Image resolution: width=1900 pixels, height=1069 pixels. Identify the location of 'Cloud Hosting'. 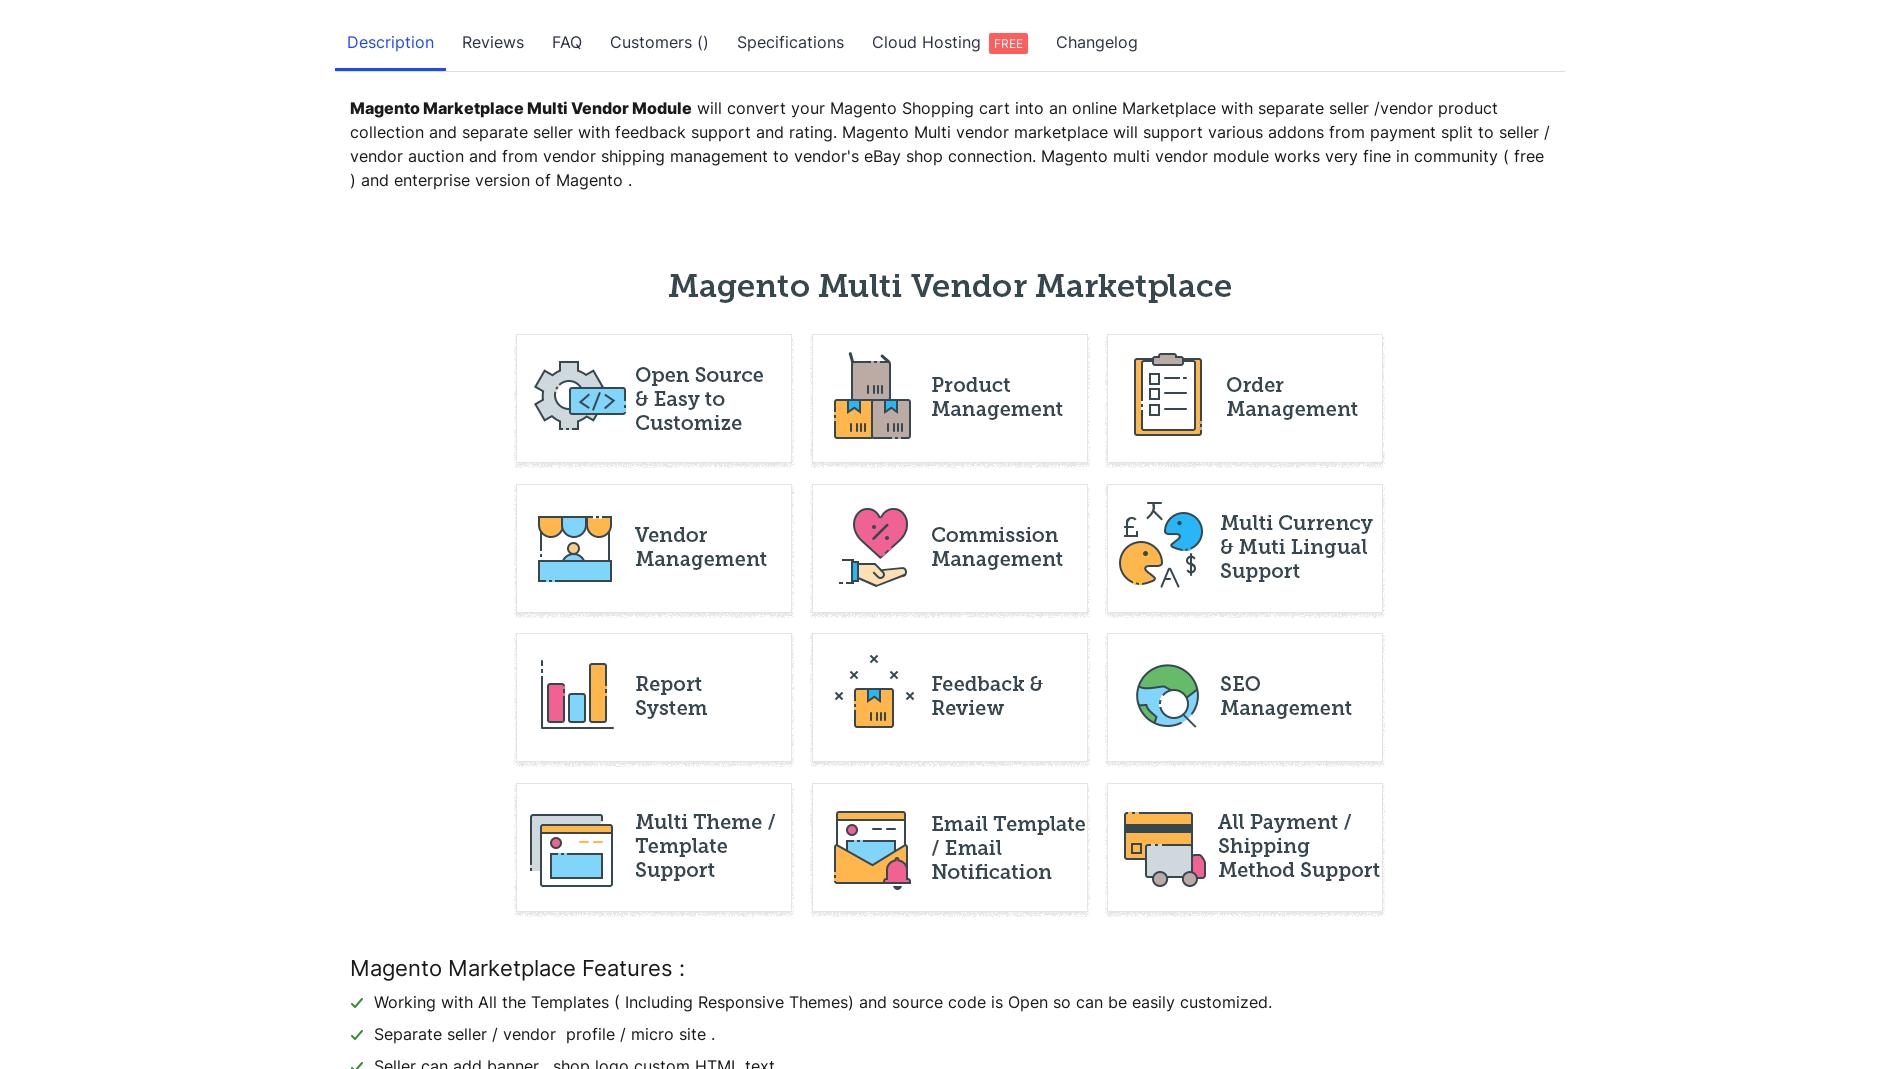
(925, 41).